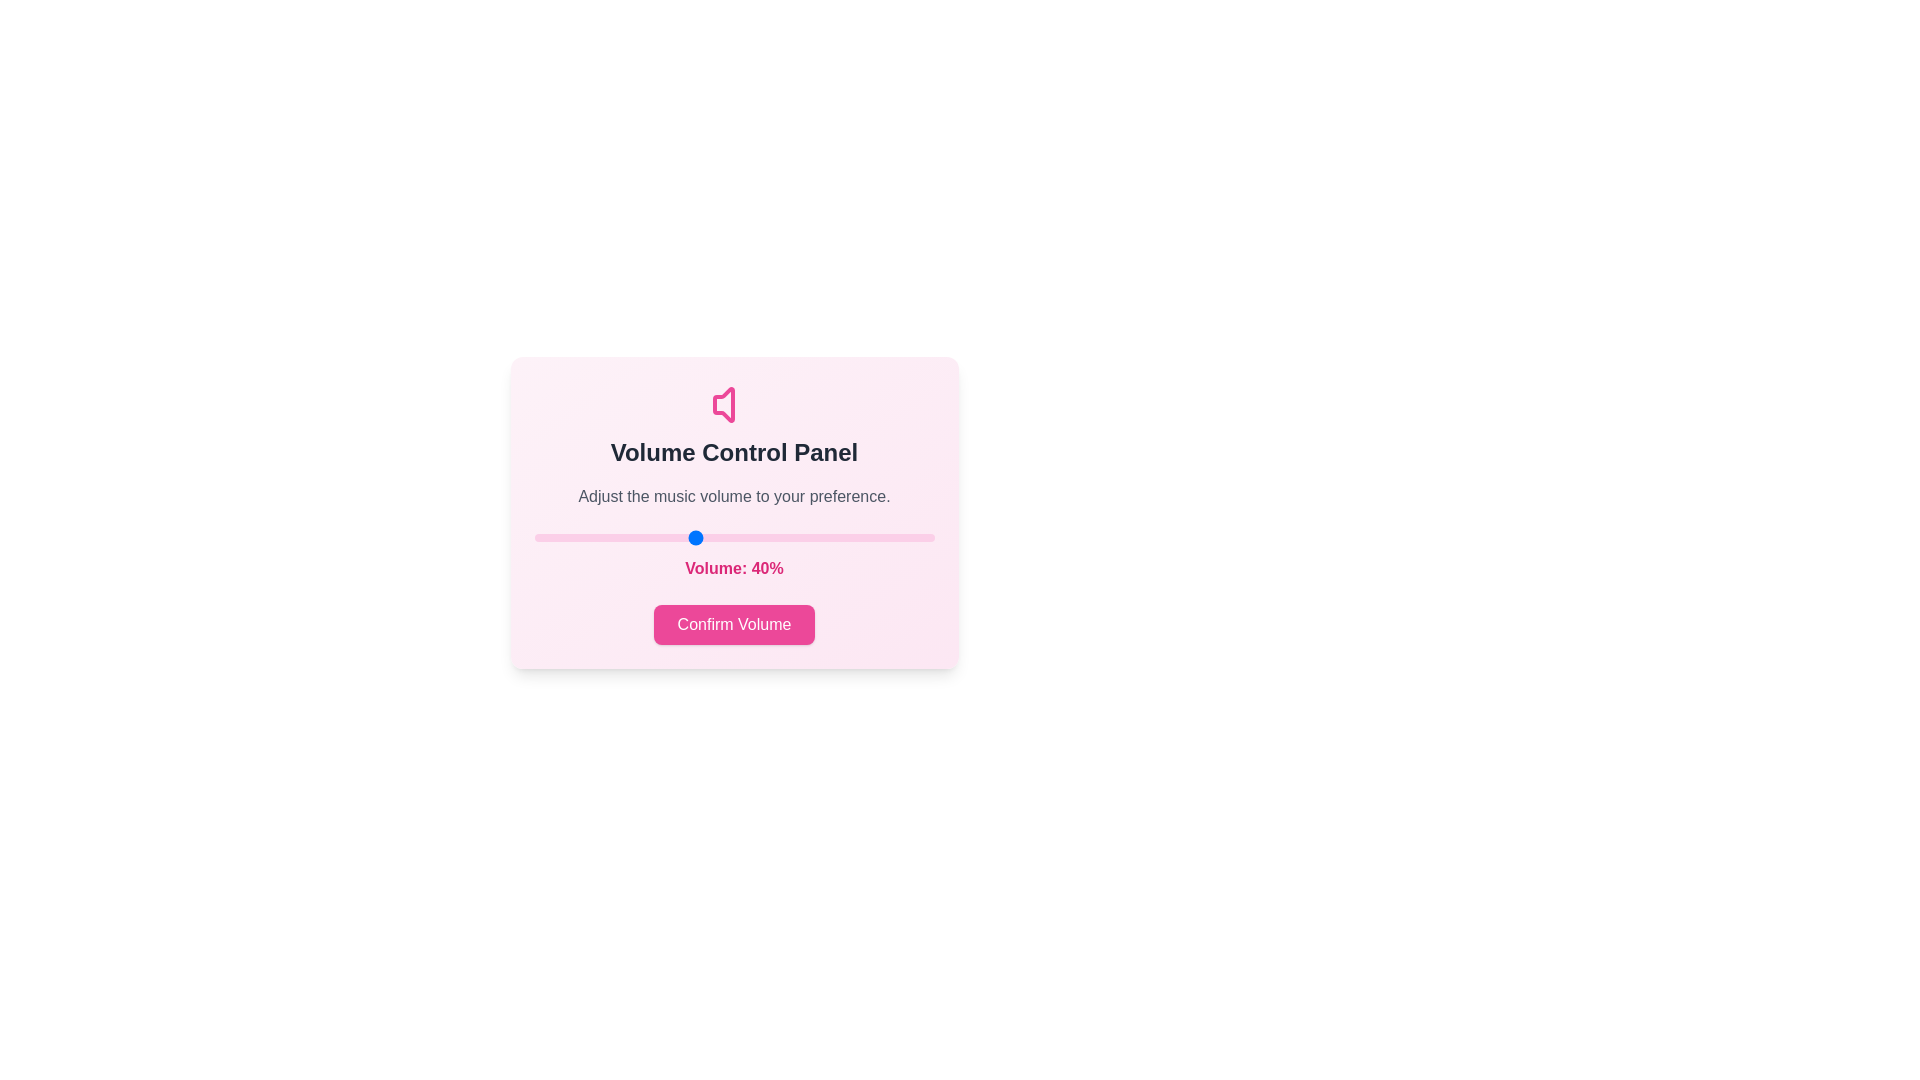 This screenshot has height=1080, width=1920. Describe the element at coordinates (721, 536) in the screenshot. I see `the volume to 47 percent by dragging the slider` at that location.